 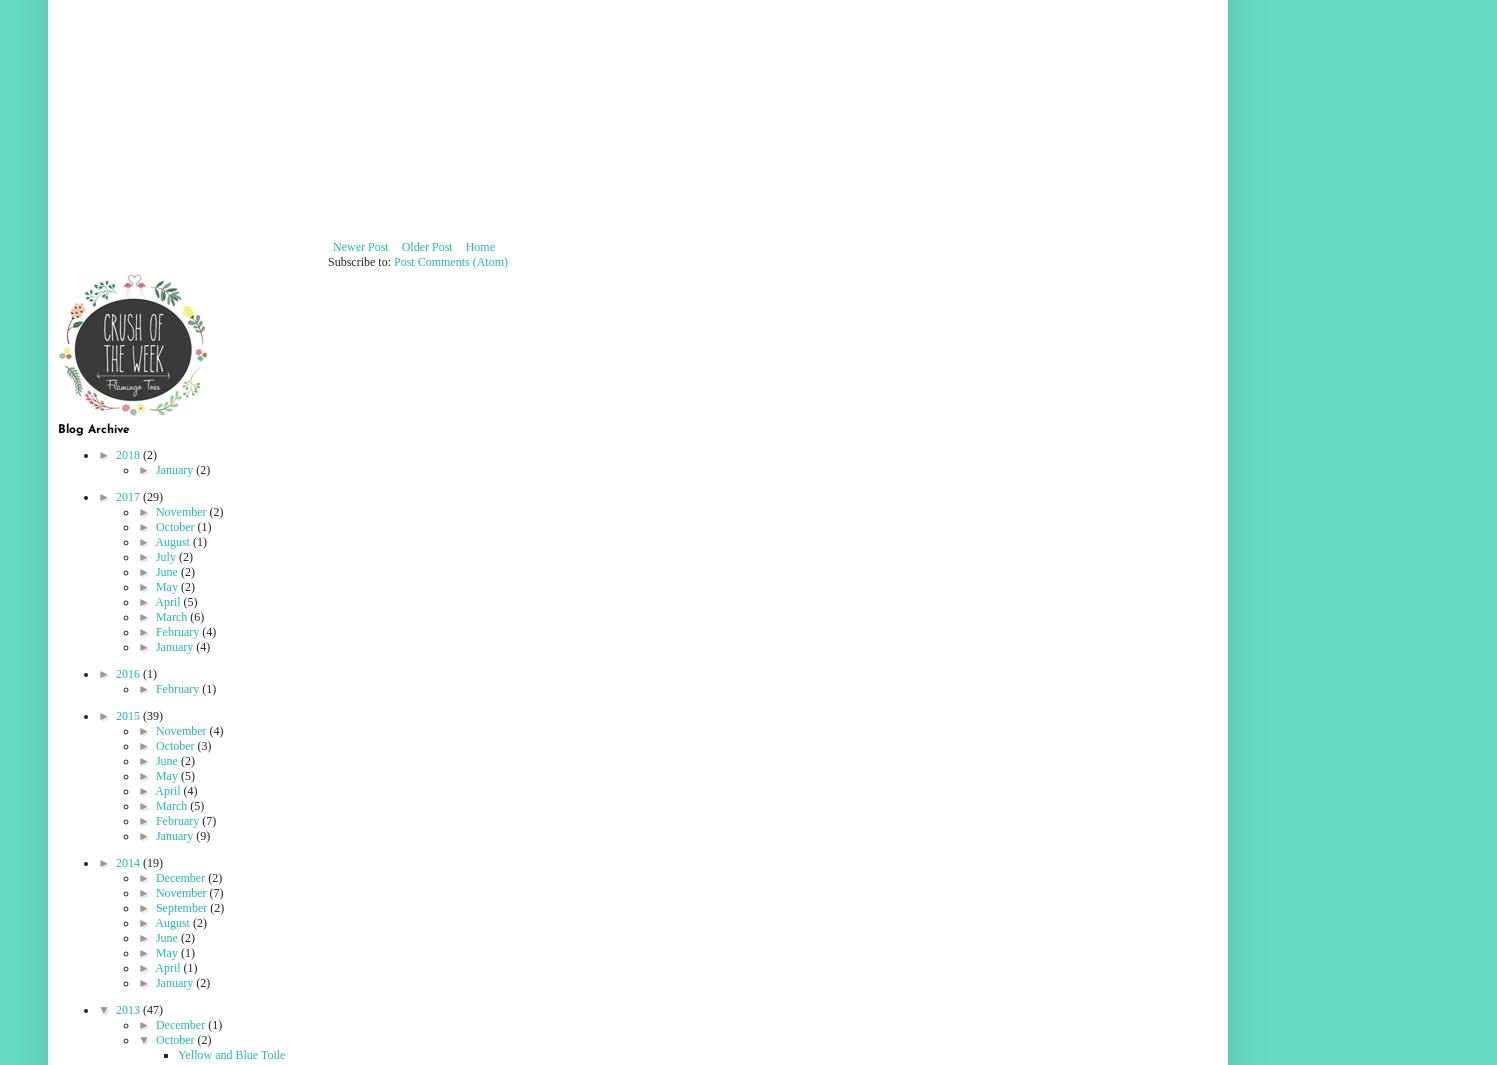 What do you see at coordinates (127, 862) in the screenshot?
I see `'2014'` at bounding box center [127, 862].